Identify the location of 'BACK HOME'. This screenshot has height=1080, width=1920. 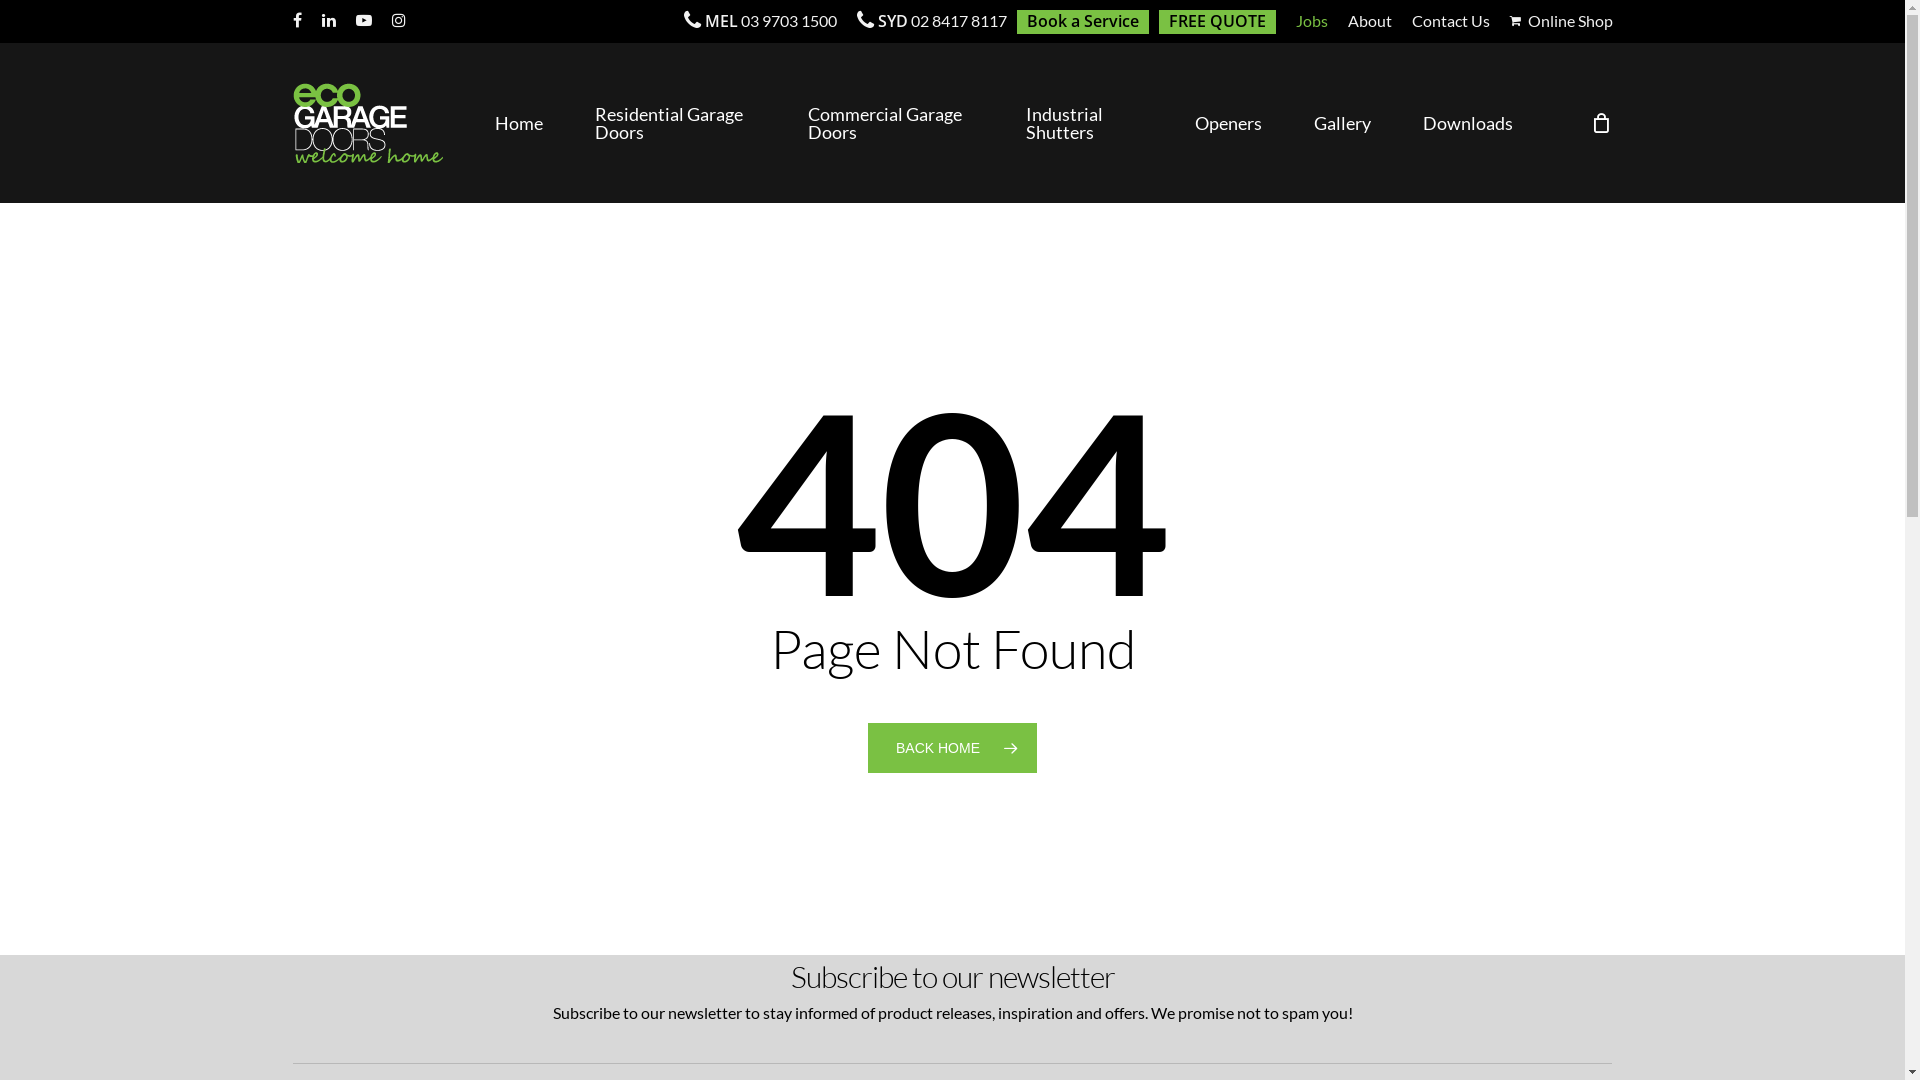
(951, 748).